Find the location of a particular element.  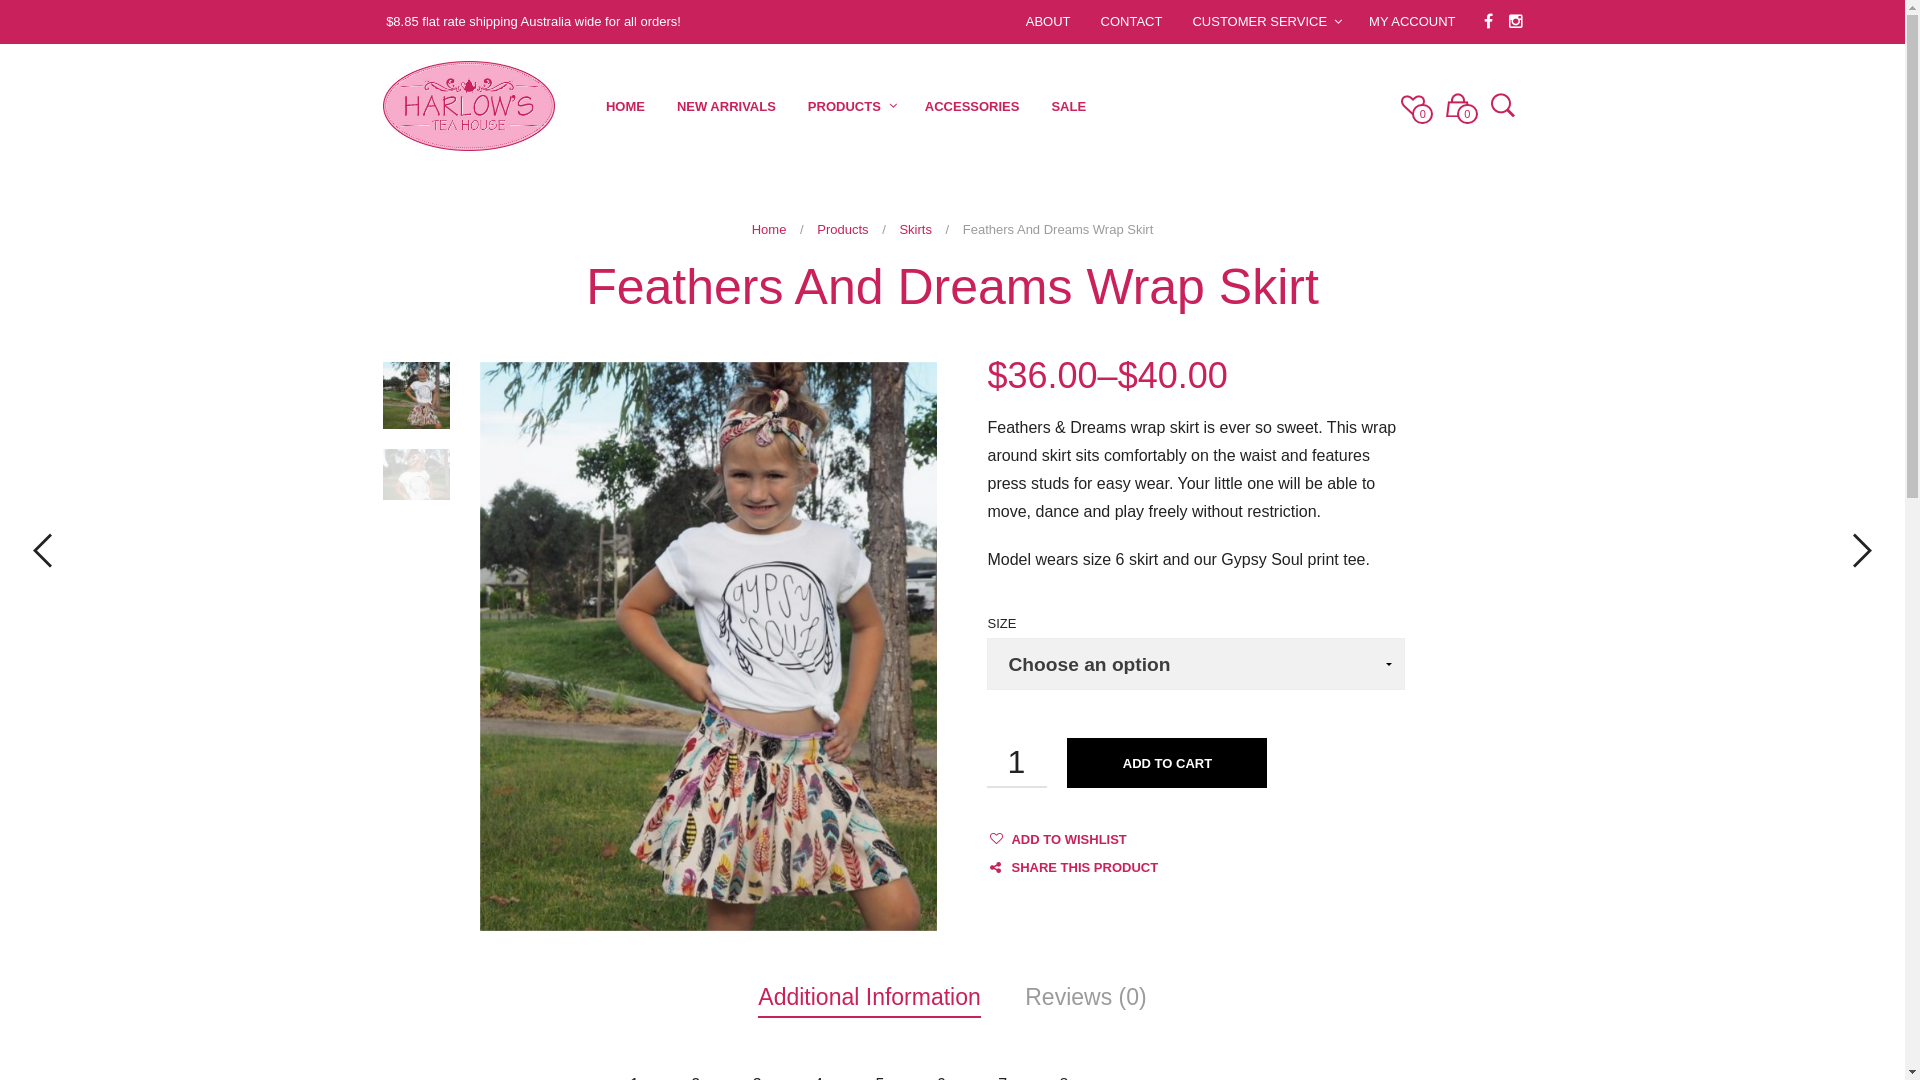

'Home' is located at coordinates (768, 228).